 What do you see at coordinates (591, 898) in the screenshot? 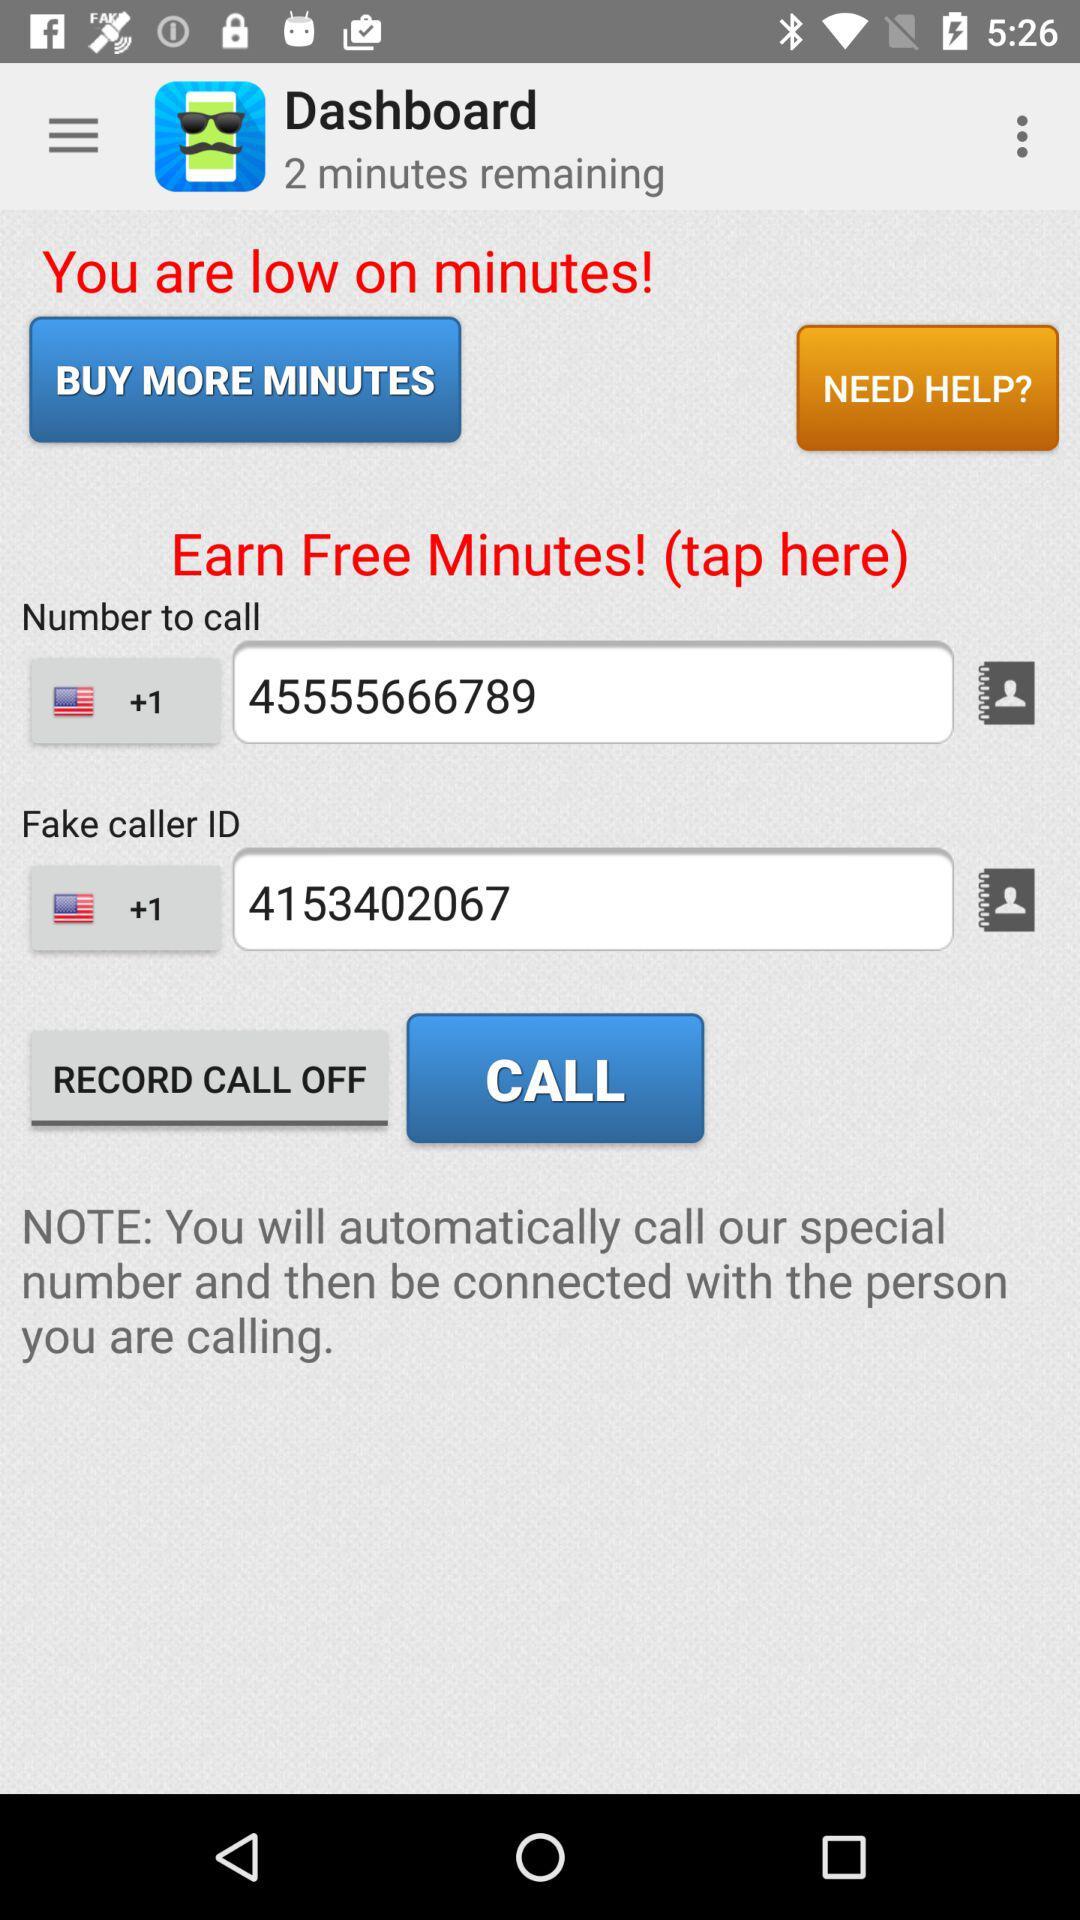
I see `the icon to the right of the +1` at bounding box center [591, 898].